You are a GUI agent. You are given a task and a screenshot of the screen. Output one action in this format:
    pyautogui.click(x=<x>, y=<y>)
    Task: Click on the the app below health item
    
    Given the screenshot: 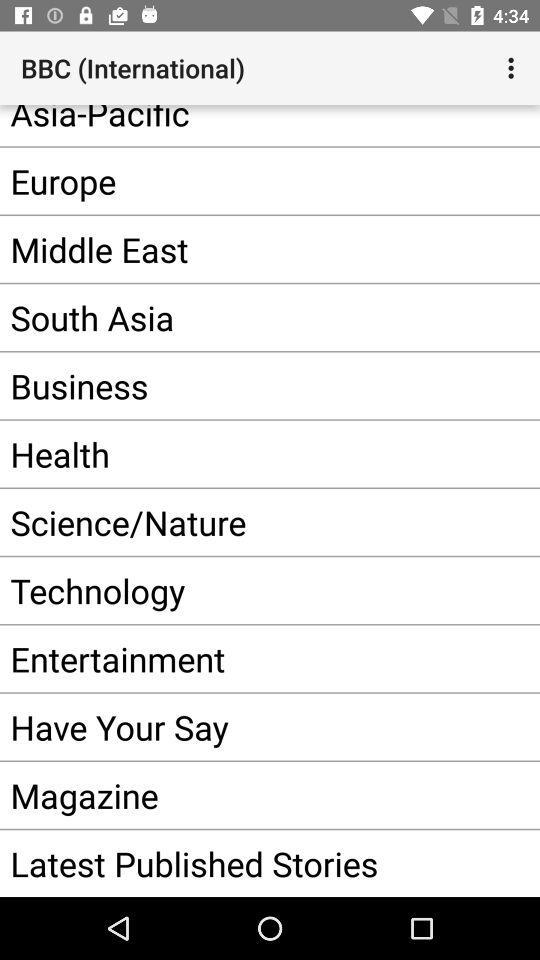 What is the action you would take?
    pyautogui.click(x=239, y=521)
    